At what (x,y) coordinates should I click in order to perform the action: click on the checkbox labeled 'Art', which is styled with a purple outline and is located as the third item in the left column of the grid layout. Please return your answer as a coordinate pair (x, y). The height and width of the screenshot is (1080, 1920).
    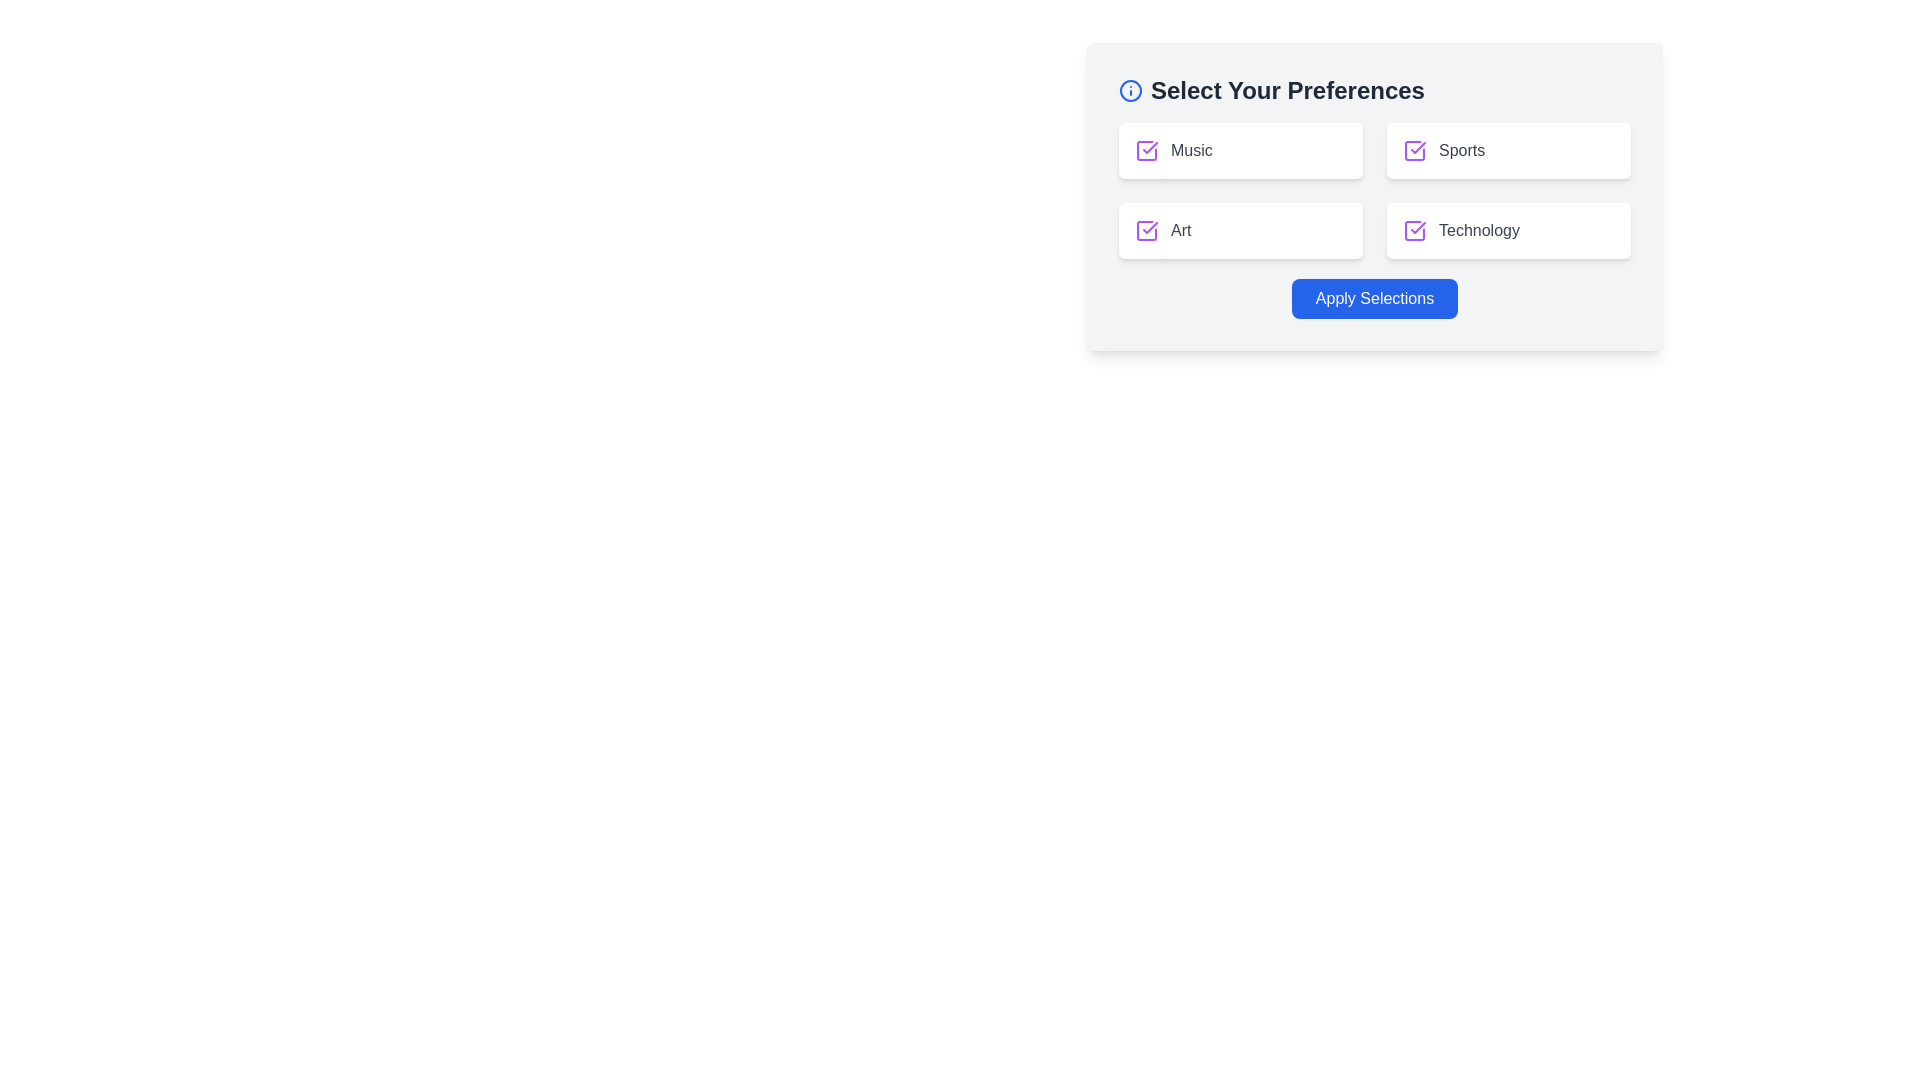
    Looking at the image, I should click on (1240, 230).